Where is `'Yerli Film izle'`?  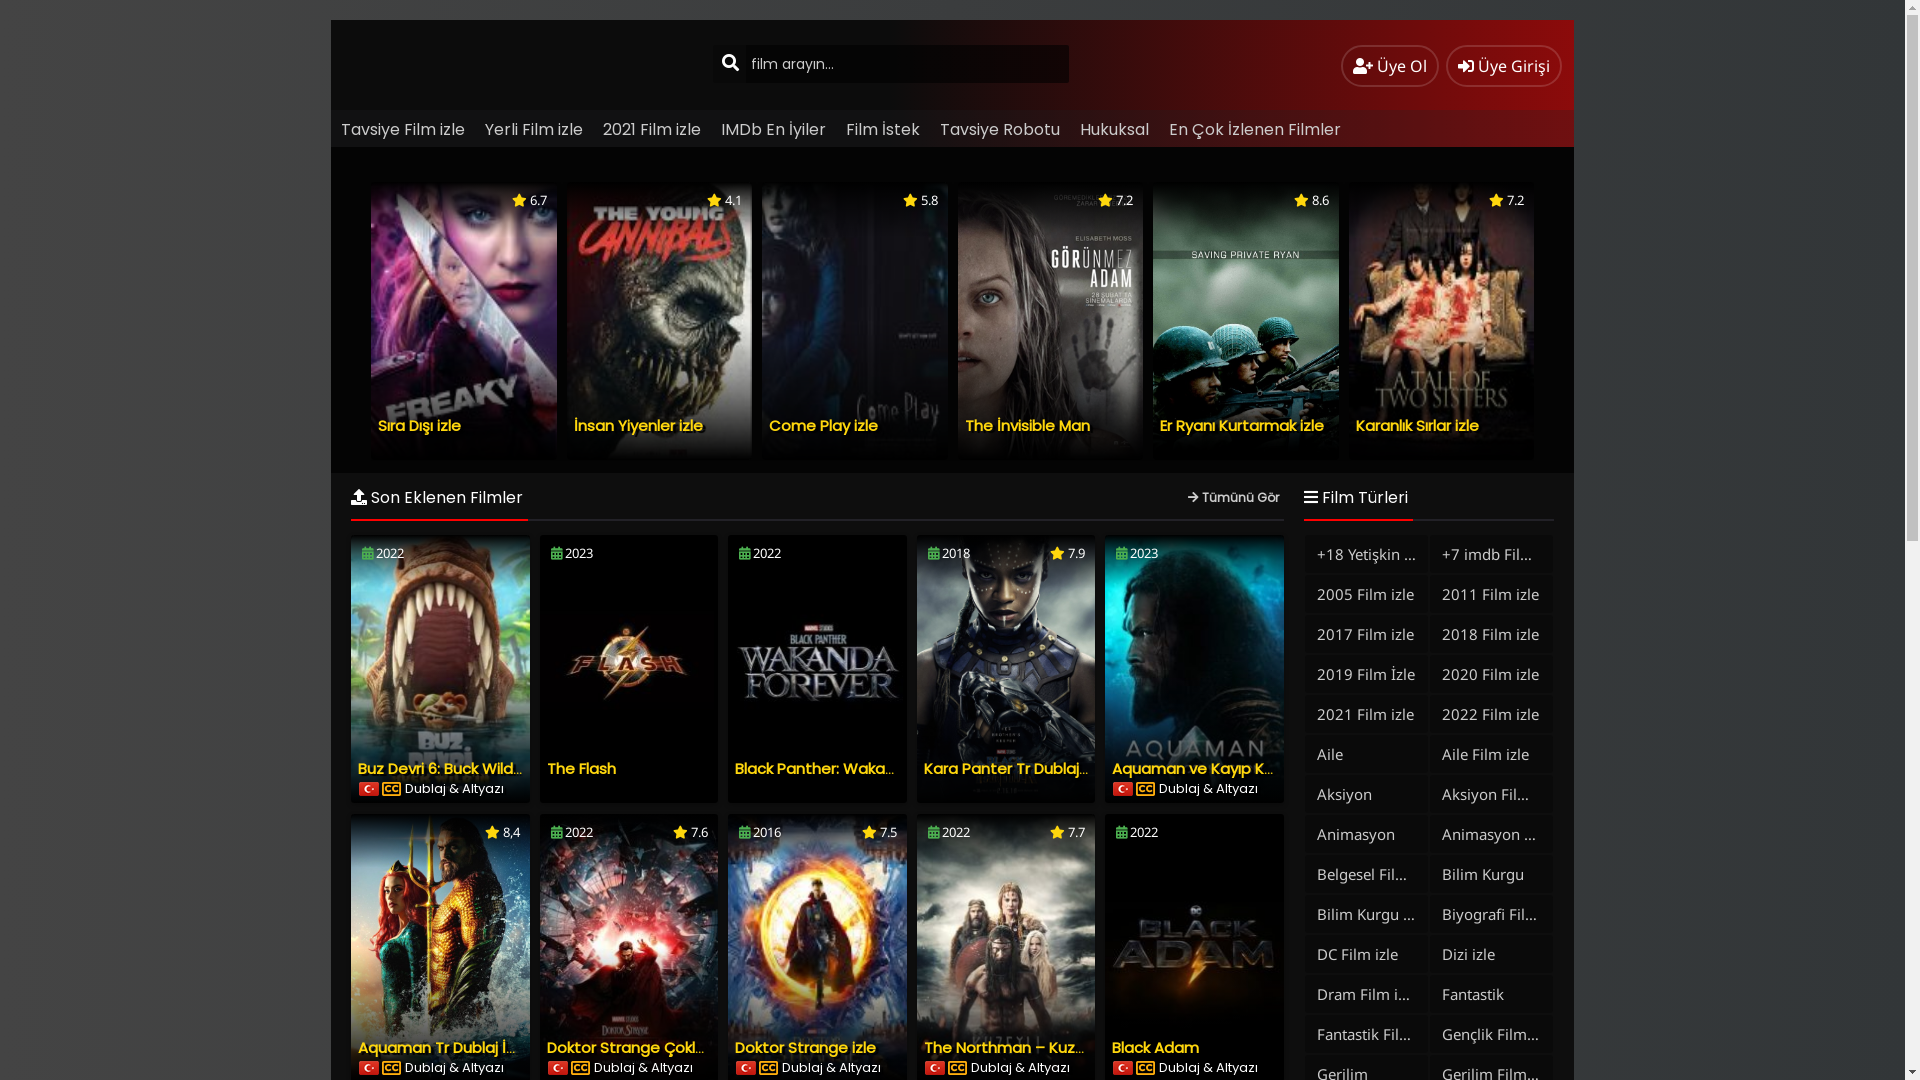
'Yerli Film izle' is located at coordinates (533, 129).